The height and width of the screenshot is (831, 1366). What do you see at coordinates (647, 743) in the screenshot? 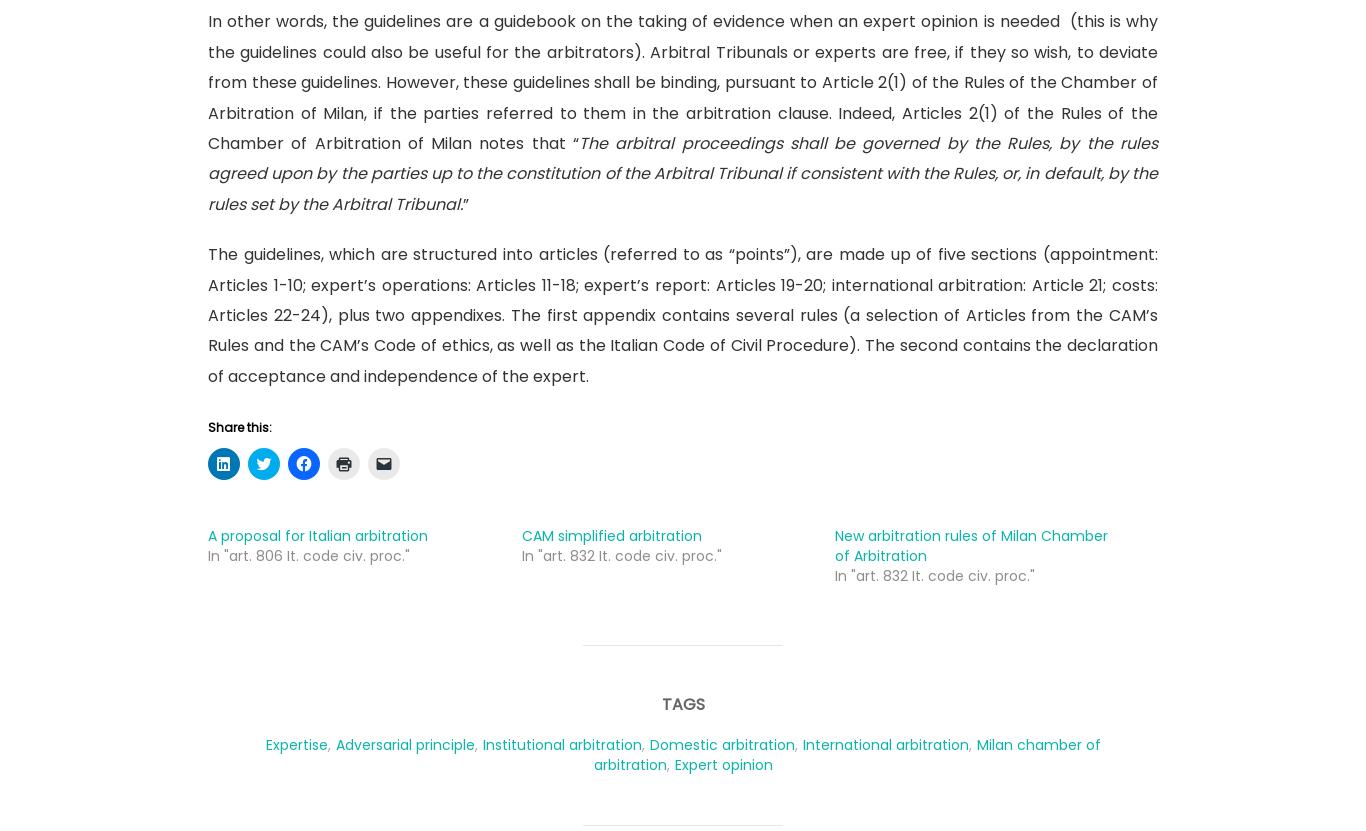
I see `'Domestic arbitration'` at bounding box center [647, 743].